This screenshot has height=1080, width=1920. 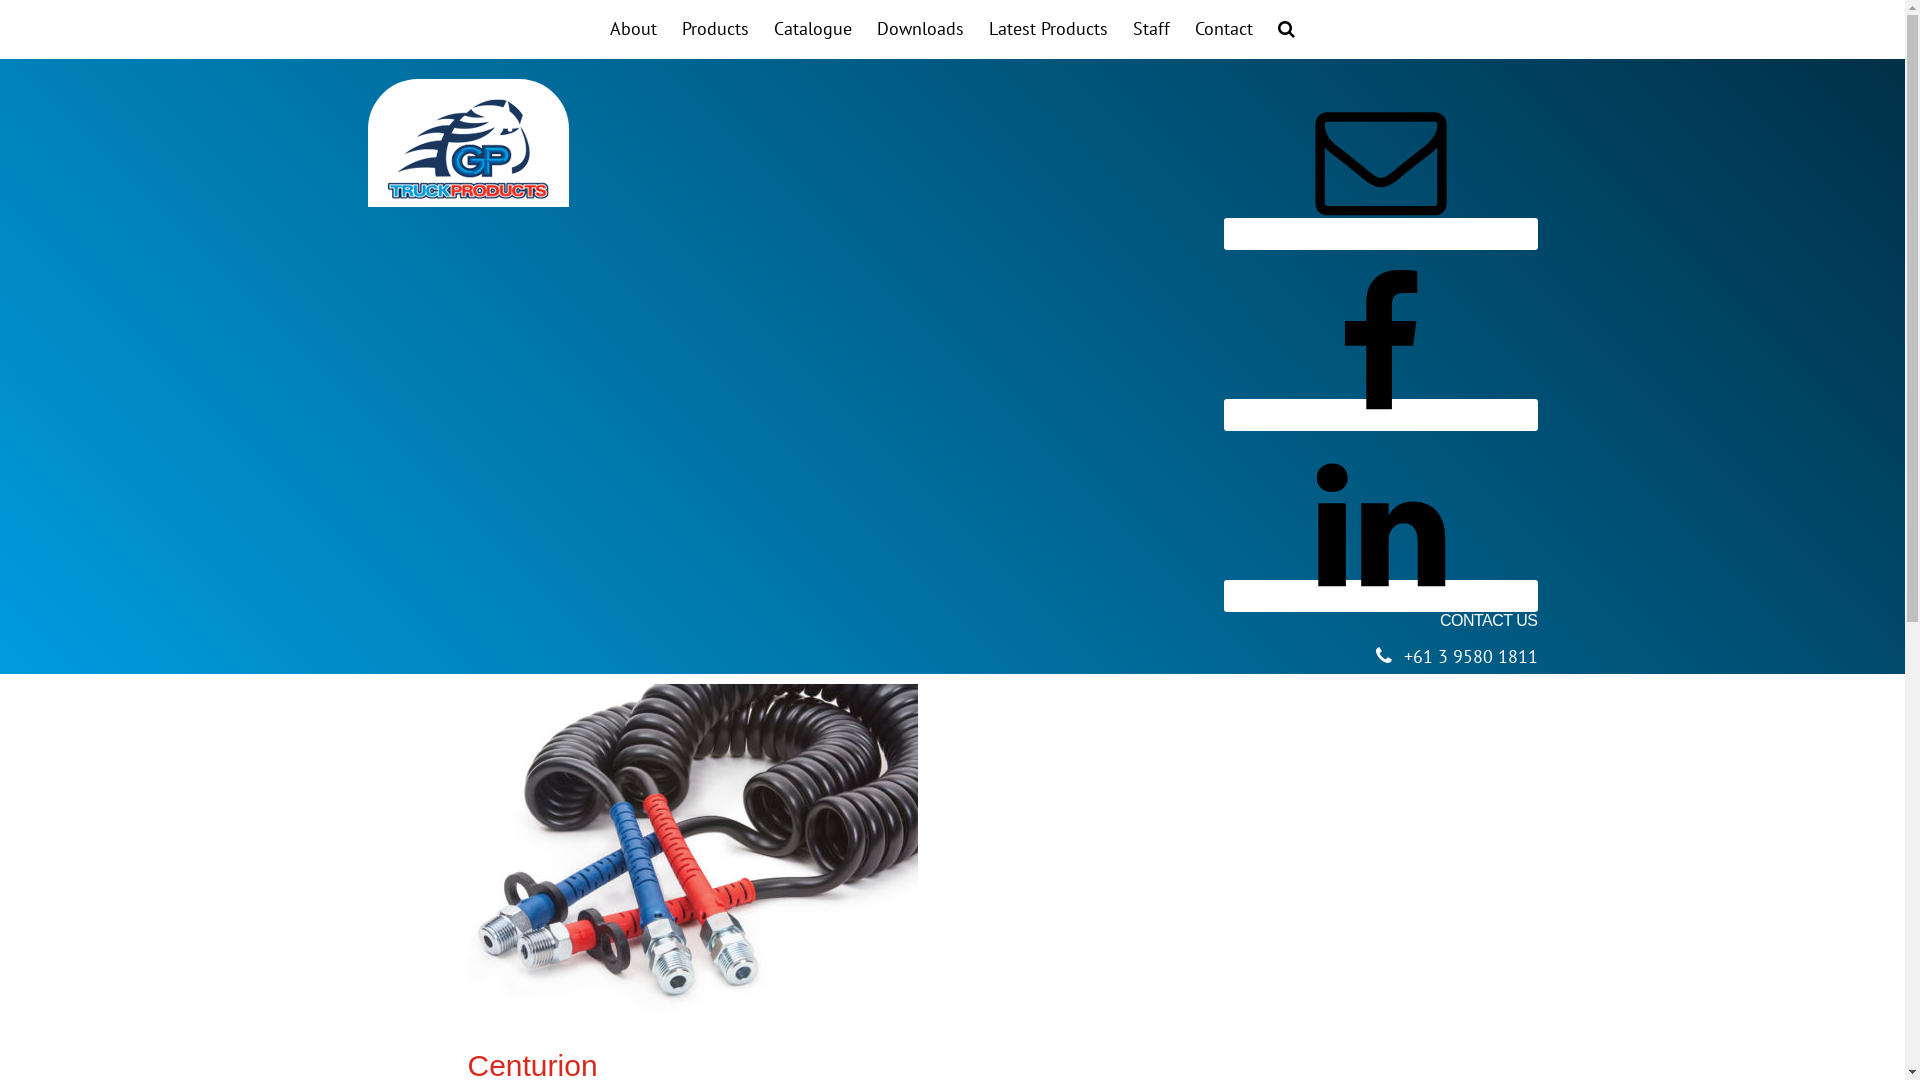 I want to click on 'About', so click(x=632, y=29).